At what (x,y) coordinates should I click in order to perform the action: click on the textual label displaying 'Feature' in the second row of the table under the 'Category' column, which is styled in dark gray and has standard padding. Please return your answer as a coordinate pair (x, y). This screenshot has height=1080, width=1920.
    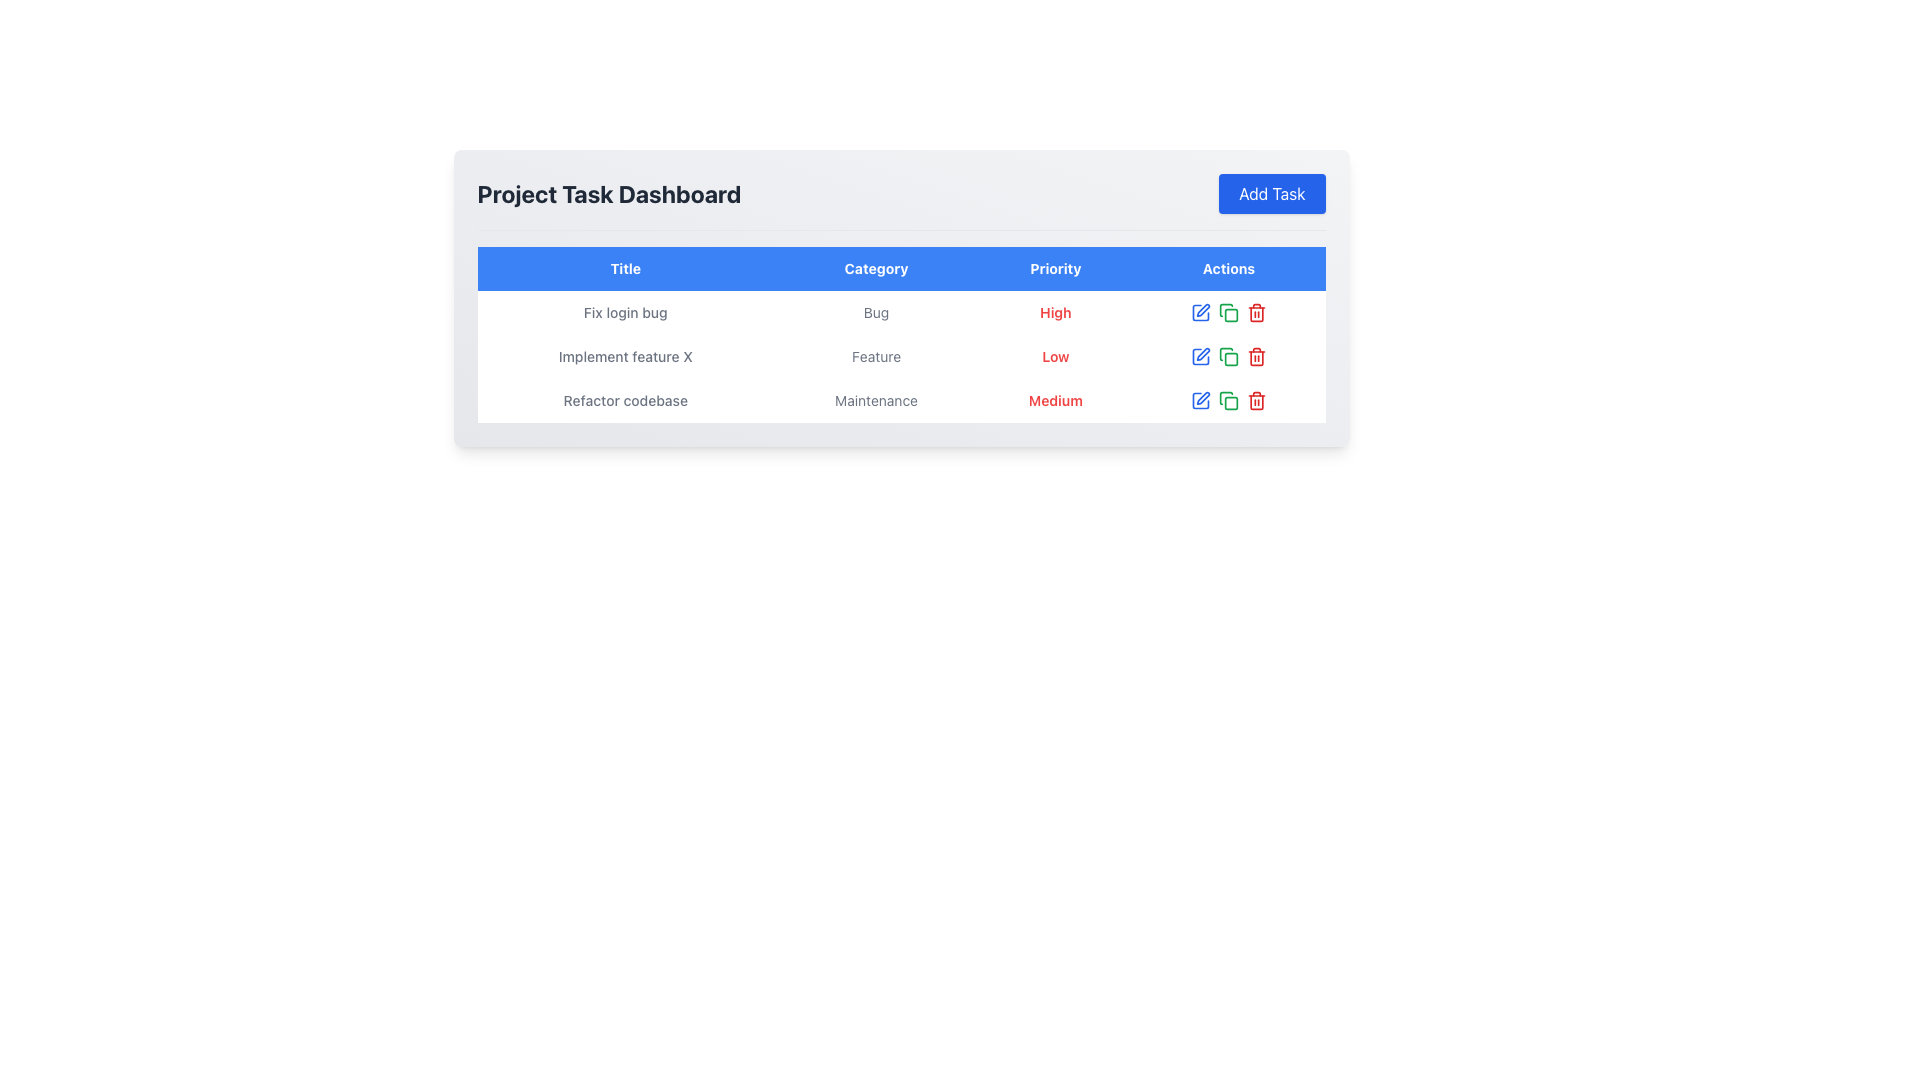
    Looking at the image, I should click on (876, 356).